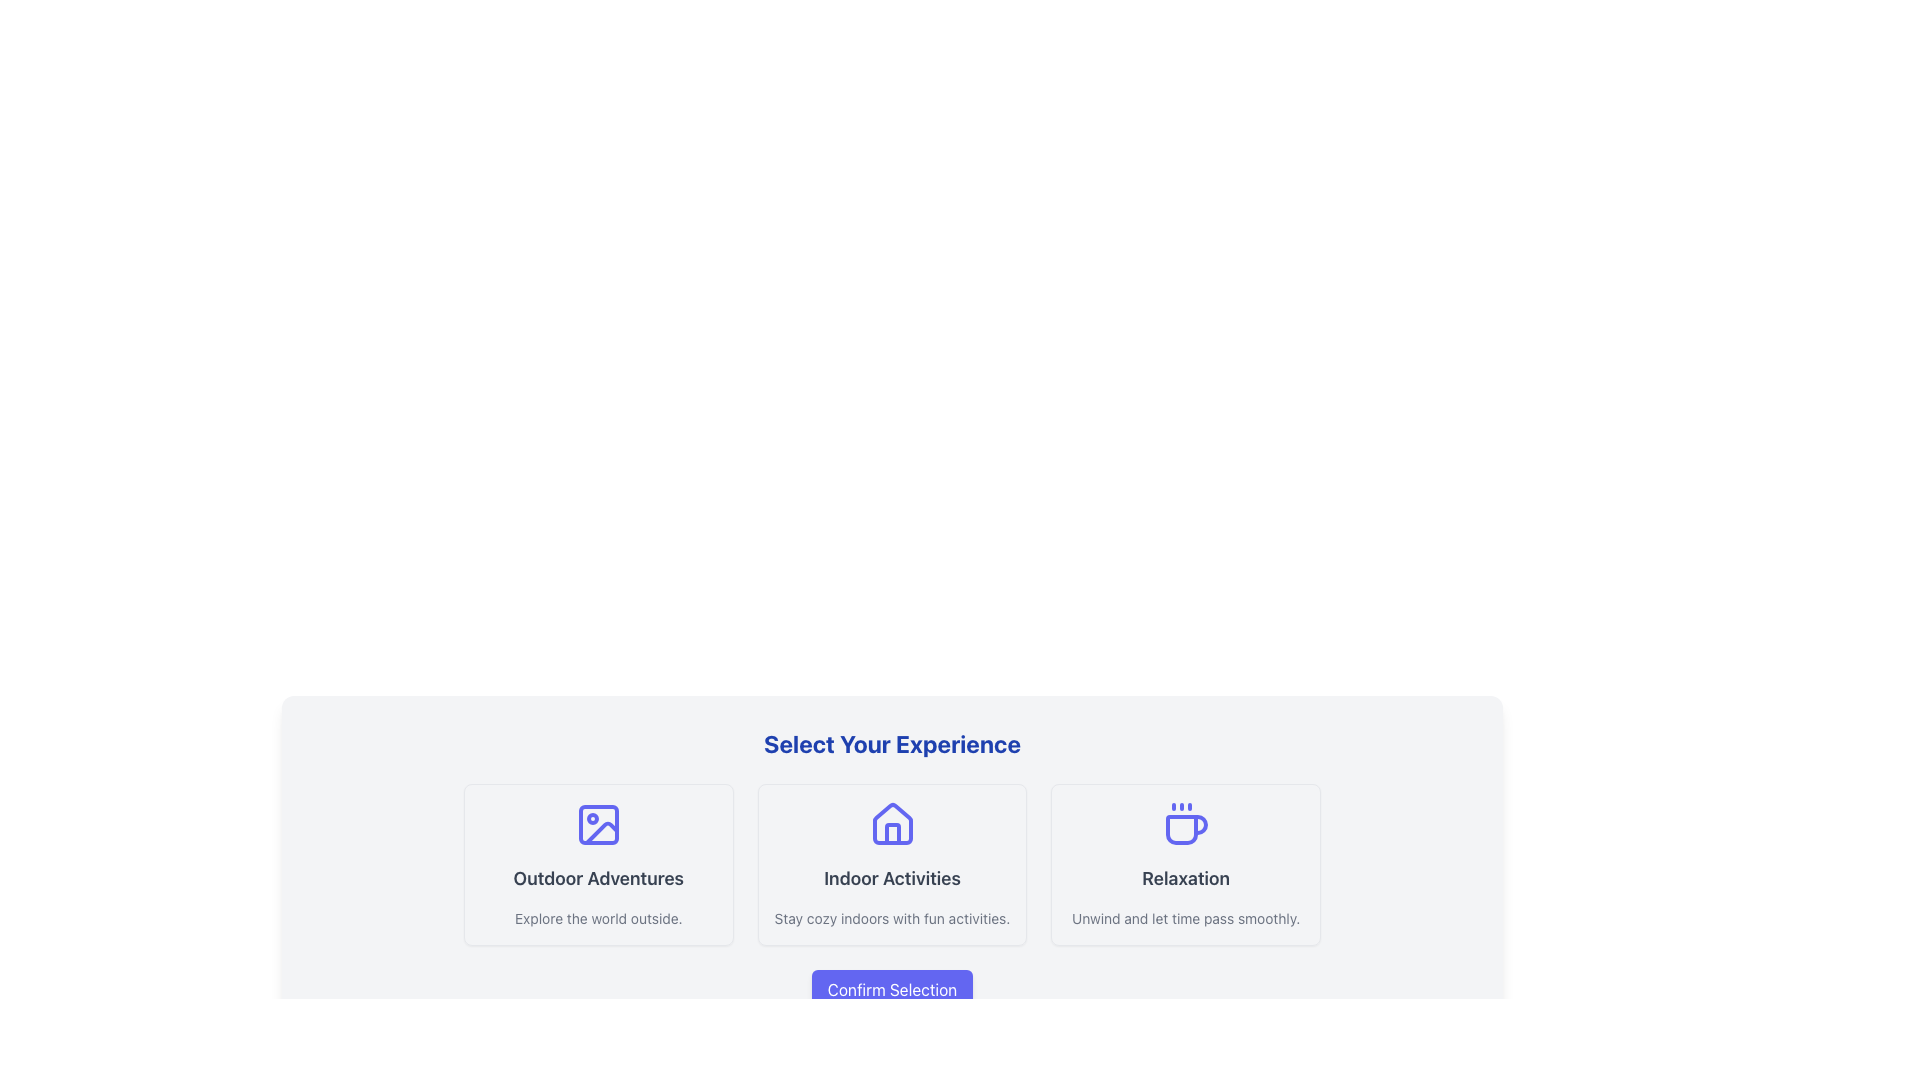 The height and width of the screenshot is (1080, 1920). I want to click on the 'Confirm Selection' button located below the choice panels titled 'Outdoor Adventures,' 'Indoor Activities,' and 'Relaxation' to finalize the user's selection, so click(891, 990).